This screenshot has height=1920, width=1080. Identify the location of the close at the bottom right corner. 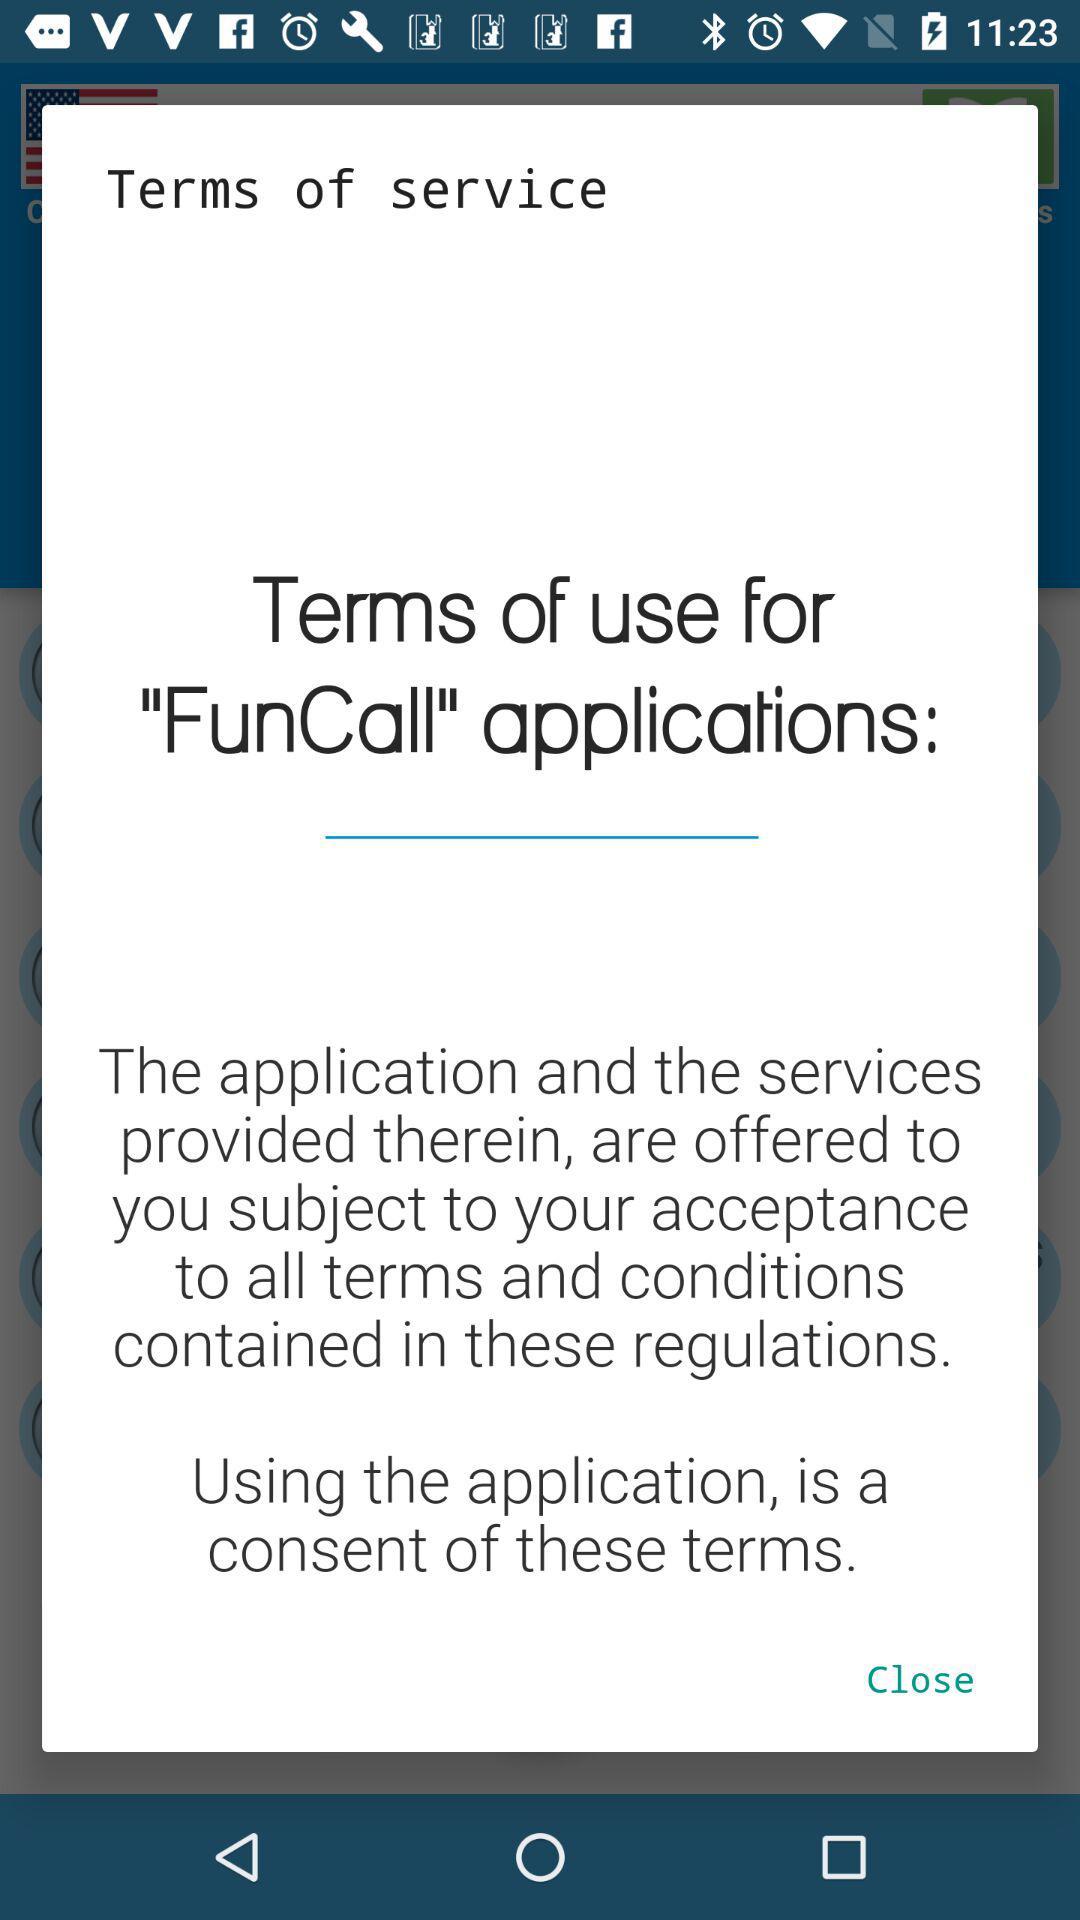
(920, 1678).